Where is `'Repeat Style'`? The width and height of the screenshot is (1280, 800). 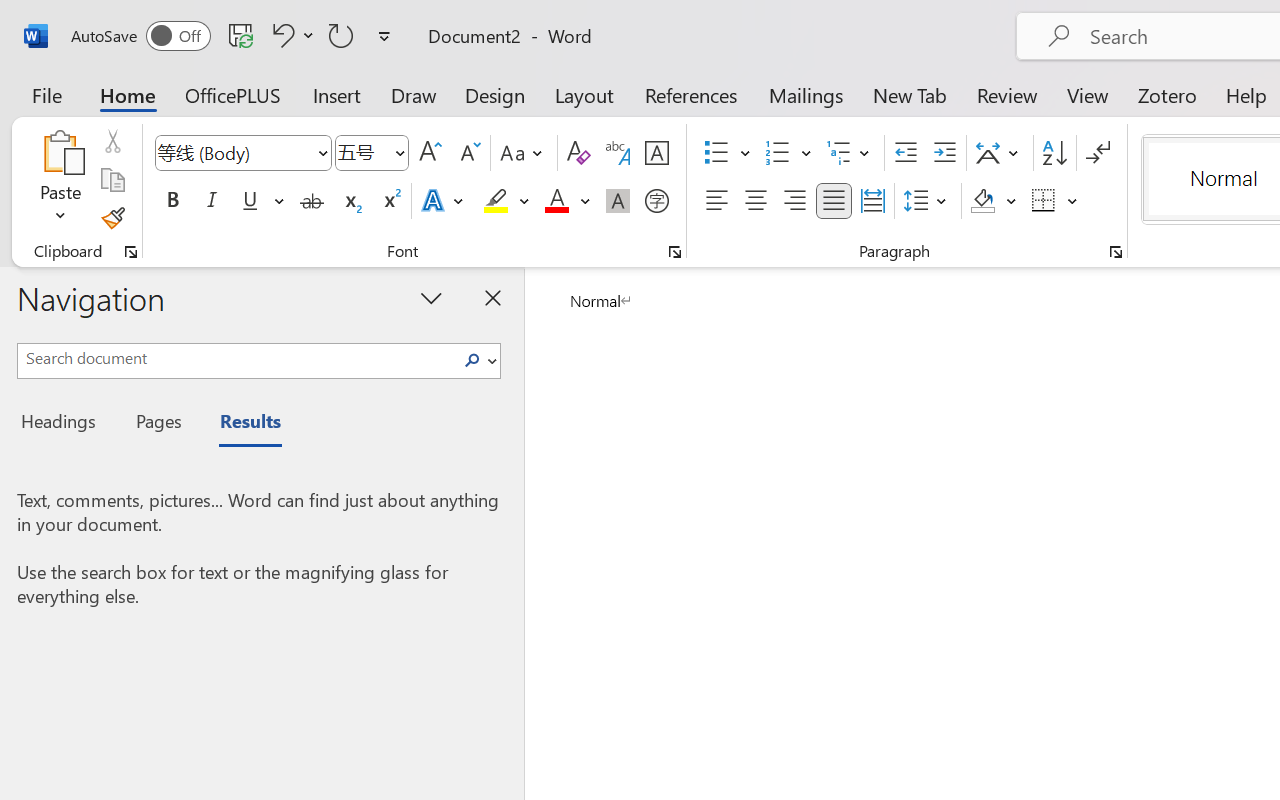
'Repeat Style' is located at coordinates (341, 34).